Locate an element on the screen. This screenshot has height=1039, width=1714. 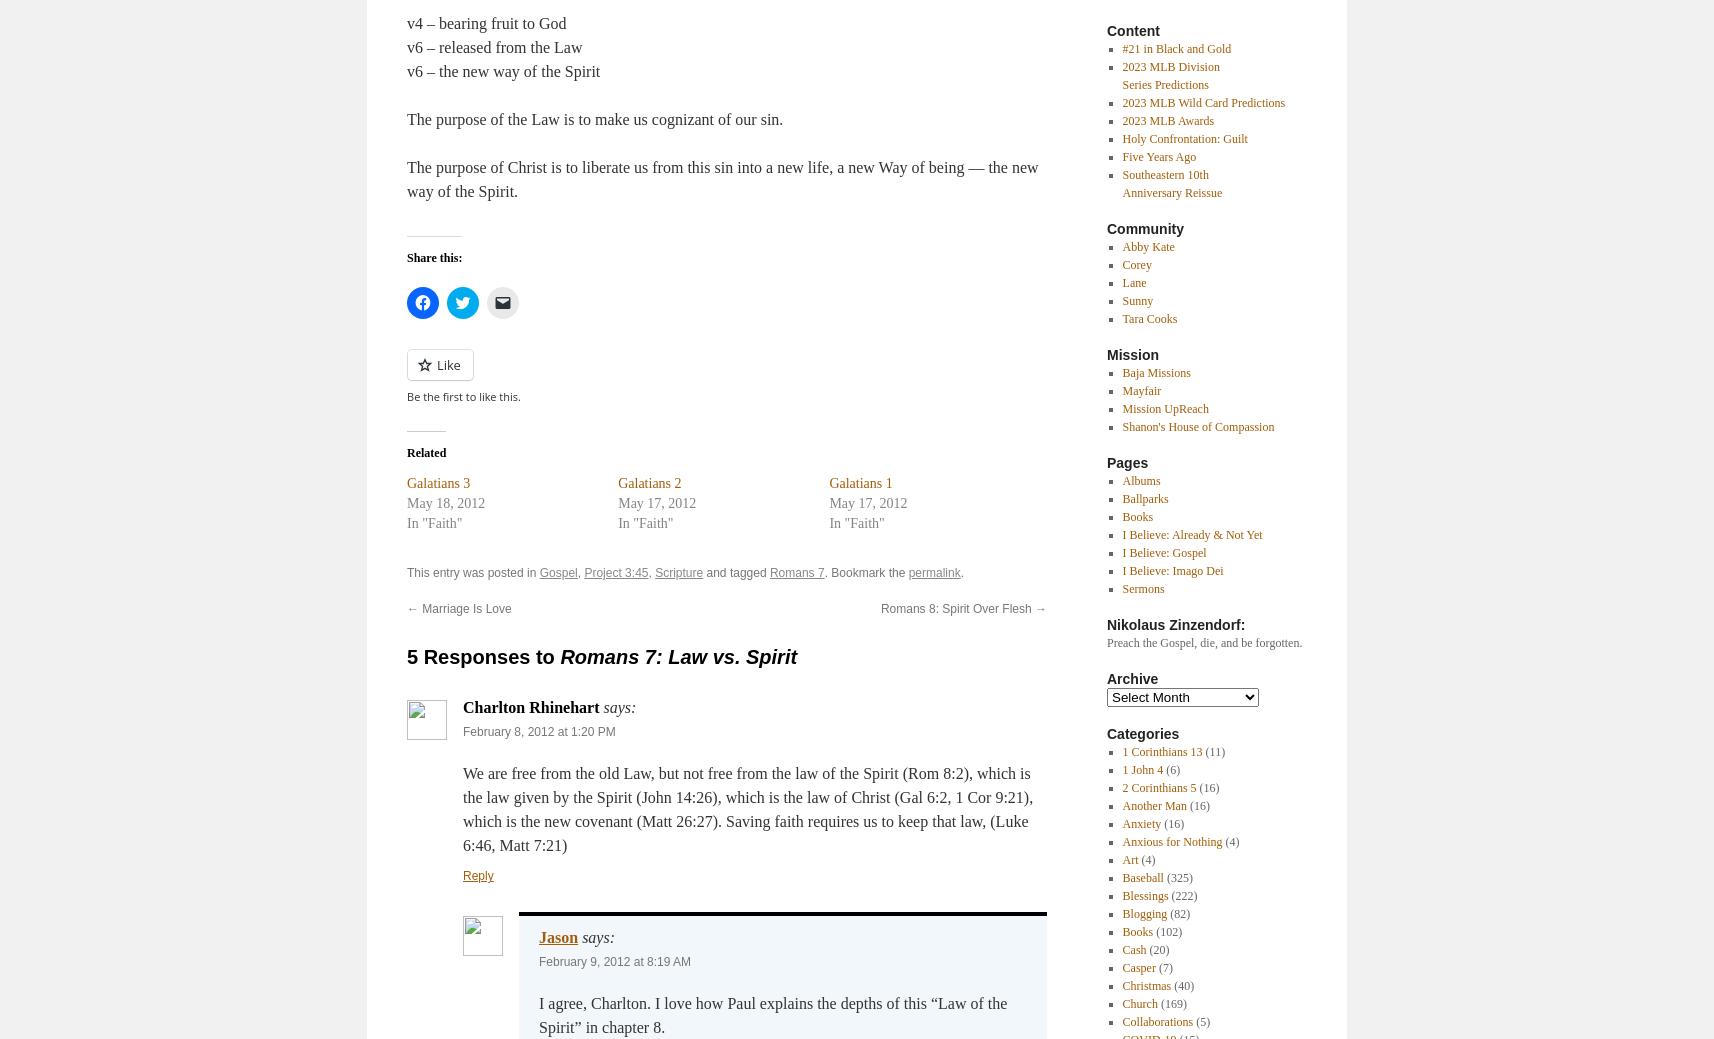
'Nikolaus Zinzendorf:' is located at coordinates (1174, 624).